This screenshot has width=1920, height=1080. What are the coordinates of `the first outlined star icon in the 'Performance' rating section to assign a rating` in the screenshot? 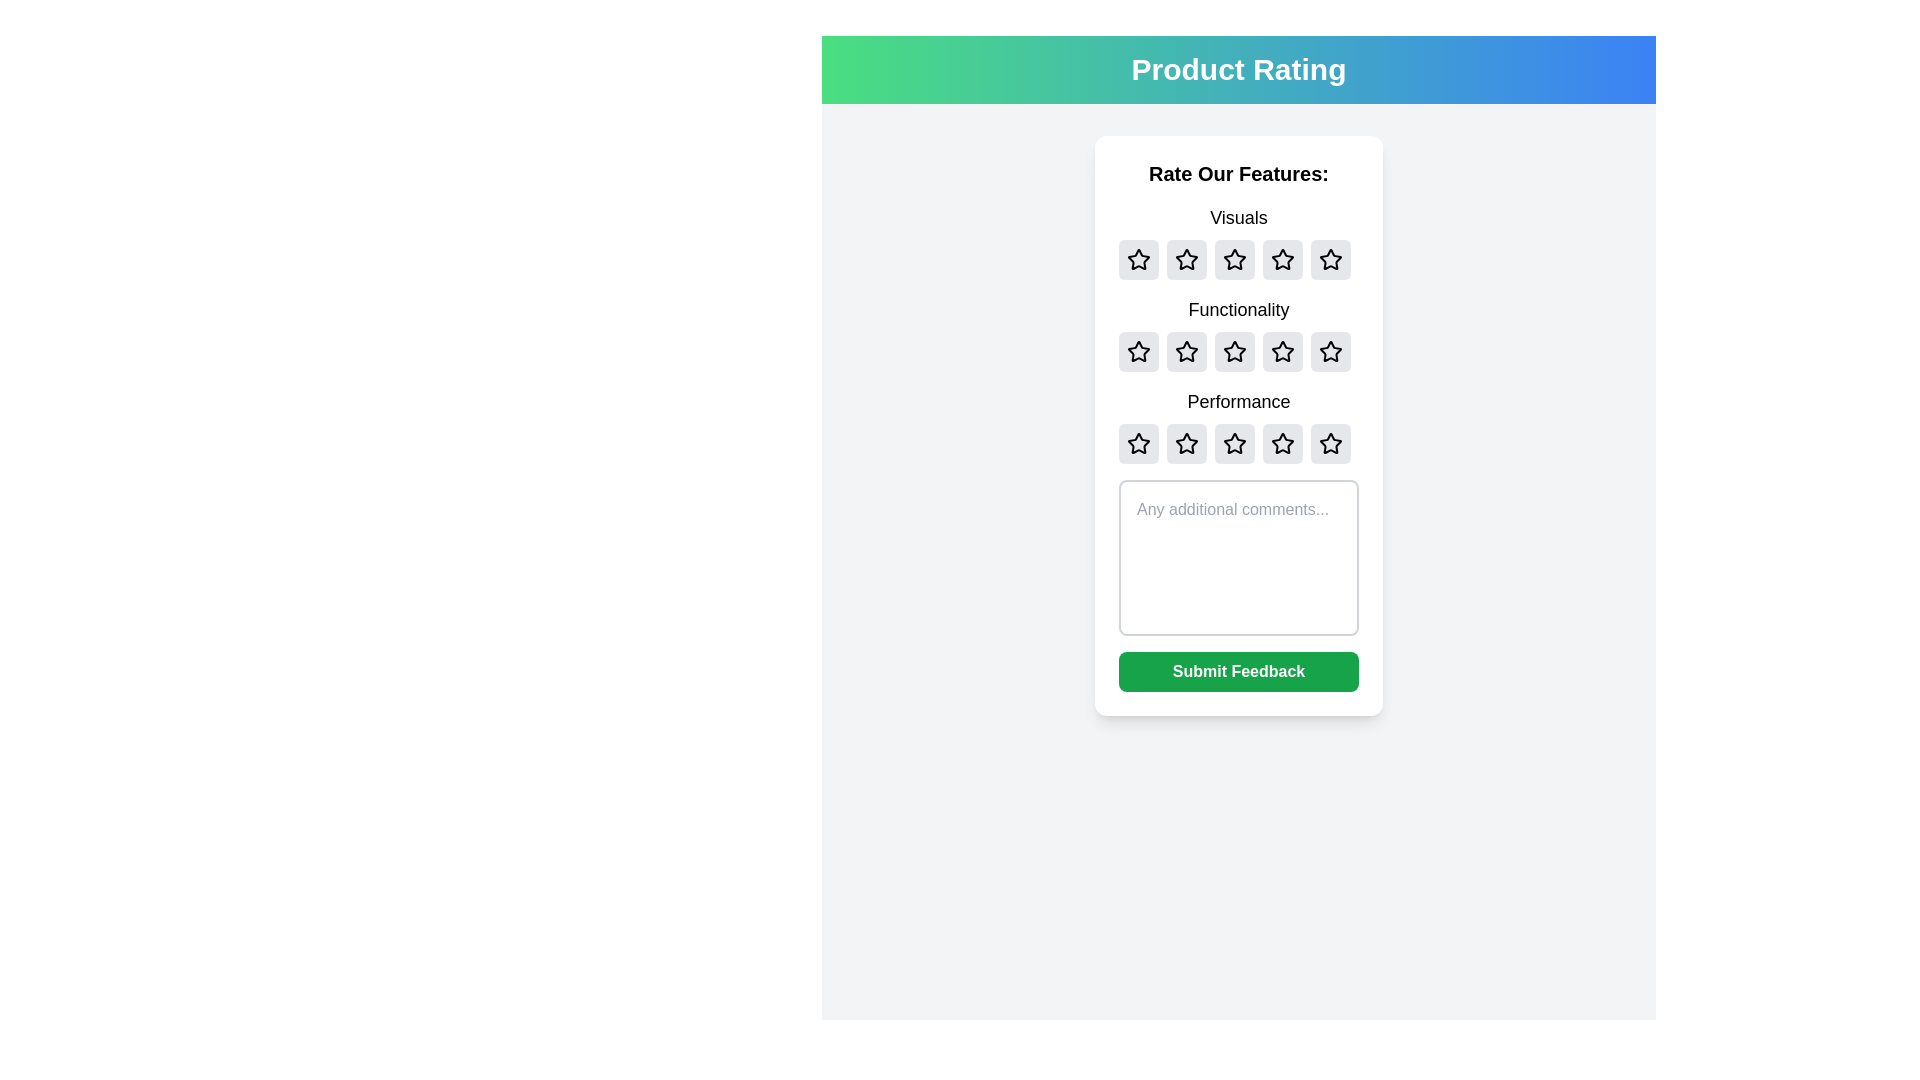 It's located at (1137, 442).